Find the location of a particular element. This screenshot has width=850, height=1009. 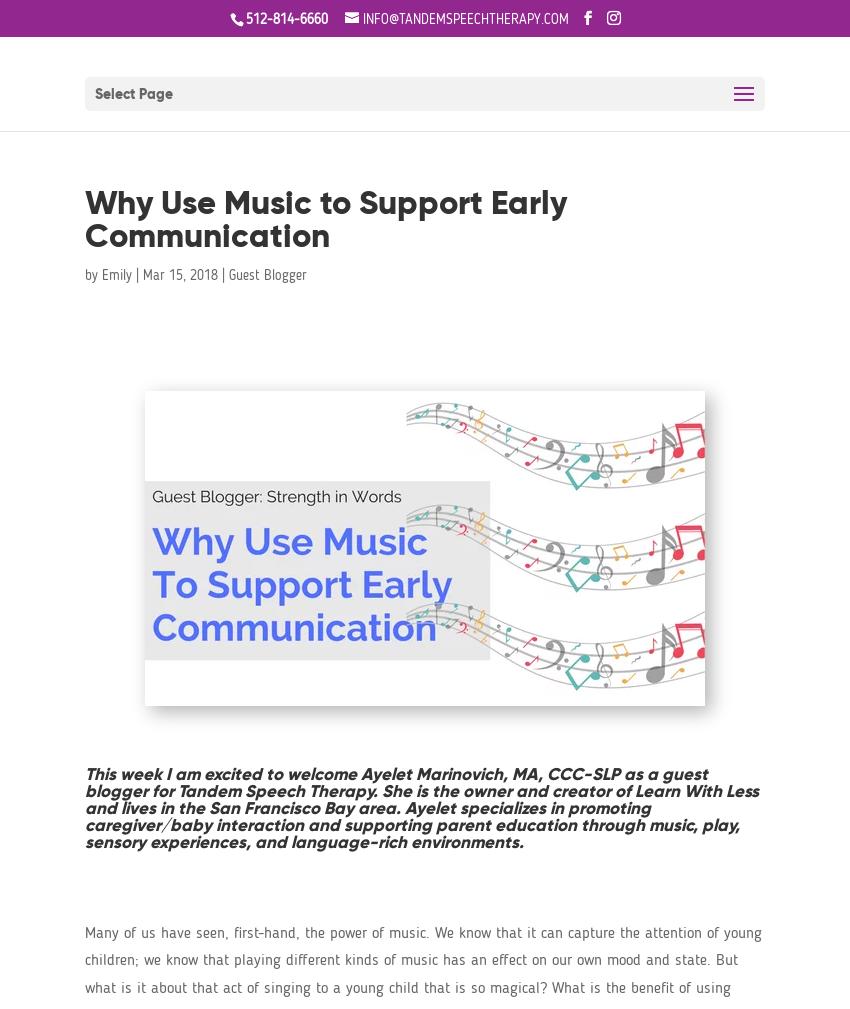

'Mar 15, 2018' is located at coordinates (179, 274).